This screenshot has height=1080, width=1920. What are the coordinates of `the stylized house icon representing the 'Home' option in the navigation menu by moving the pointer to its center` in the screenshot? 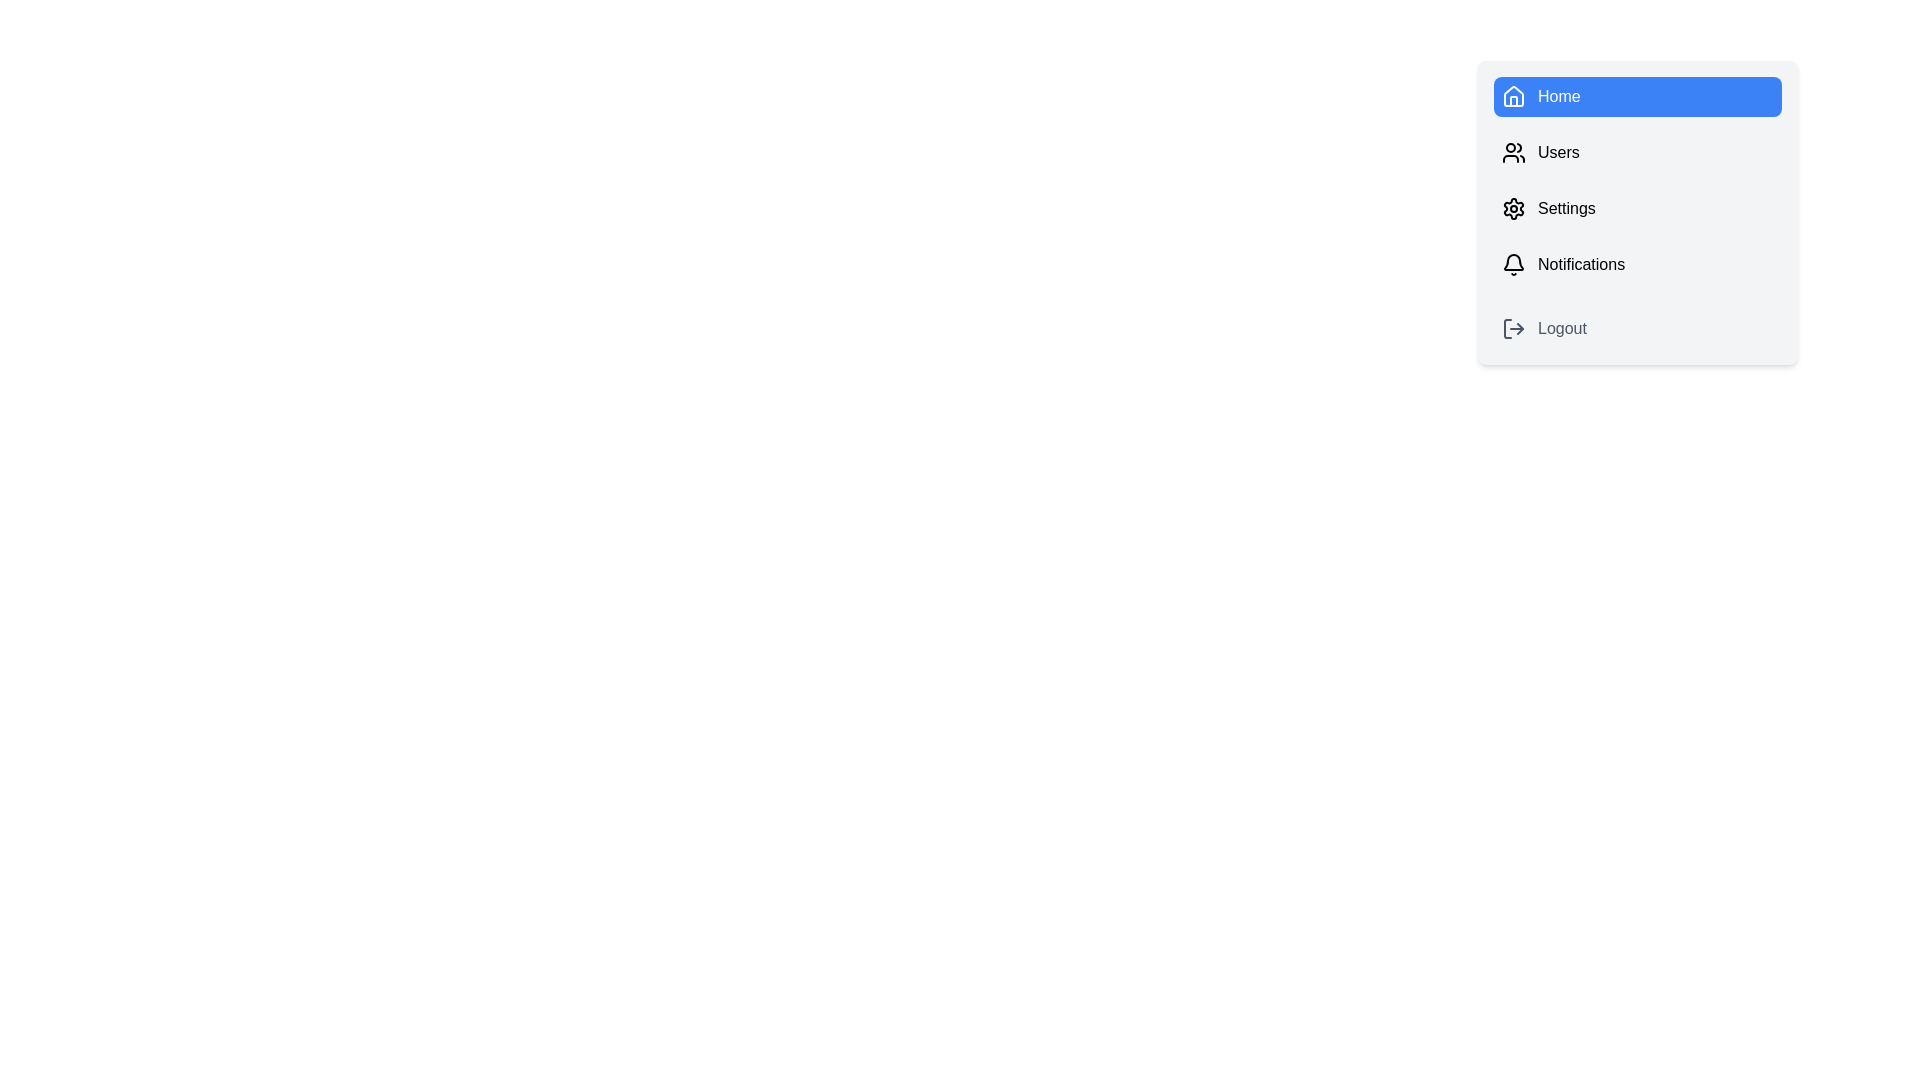 It's located at (1513, 96).